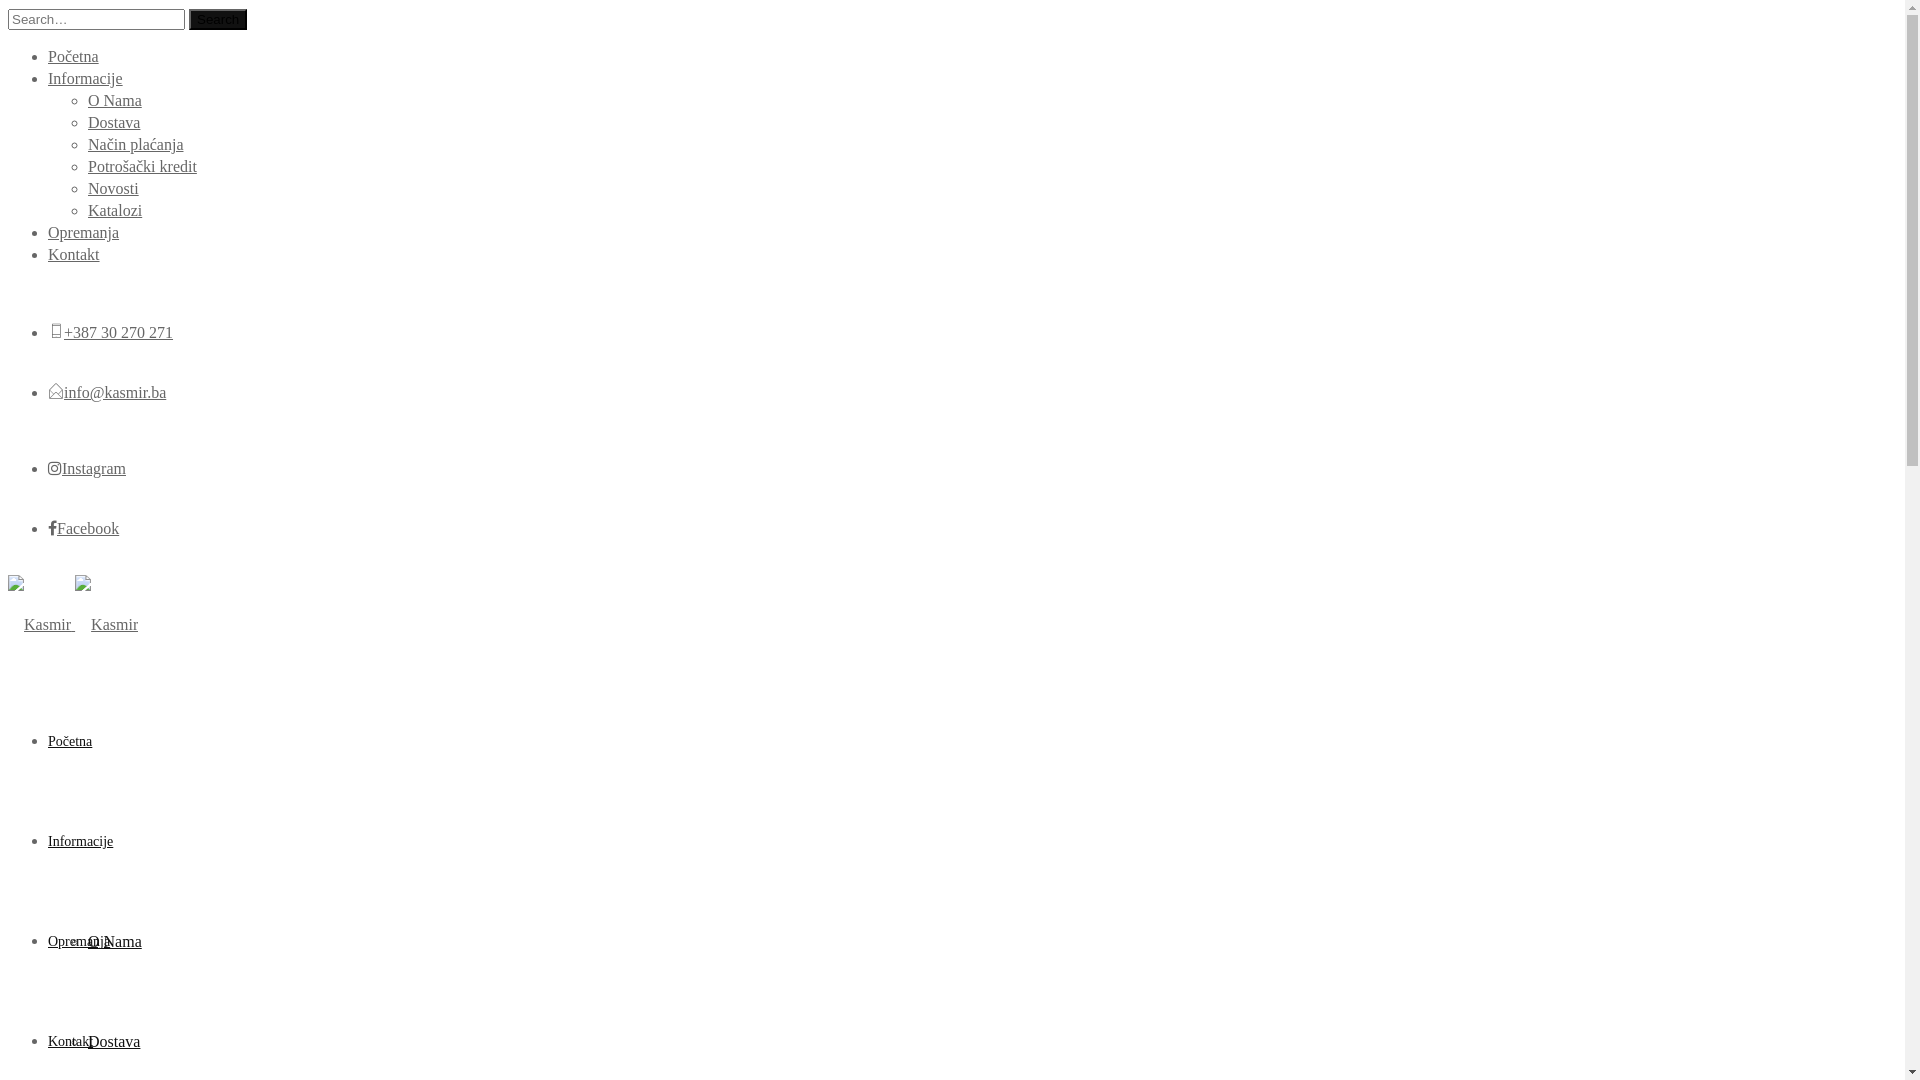 This screenshot has height=1080, width=1920. Describe the element at coordinates (80, 841) in the screenshot. I see `'Informacije'` at that location.